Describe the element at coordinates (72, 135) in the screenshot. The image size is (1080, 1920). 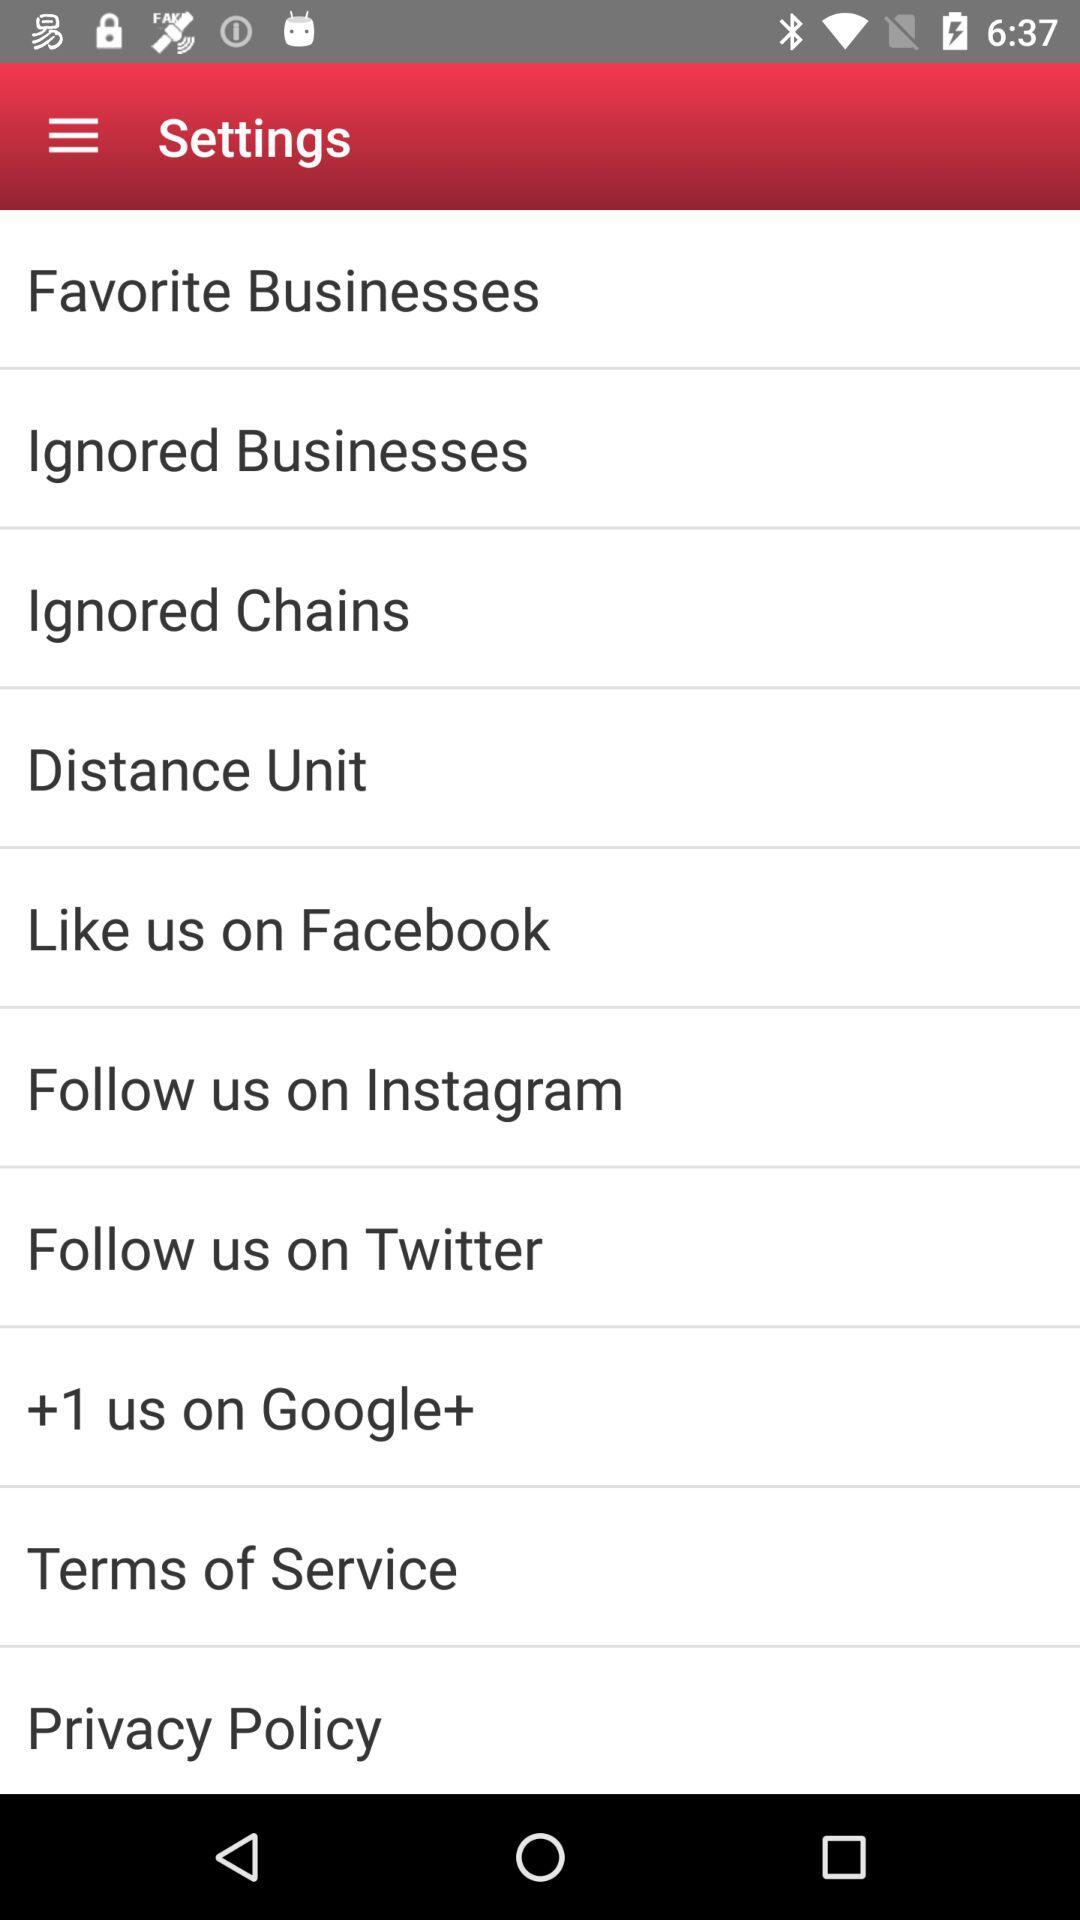
I see `the item above the favorite businesses icon` at that location.